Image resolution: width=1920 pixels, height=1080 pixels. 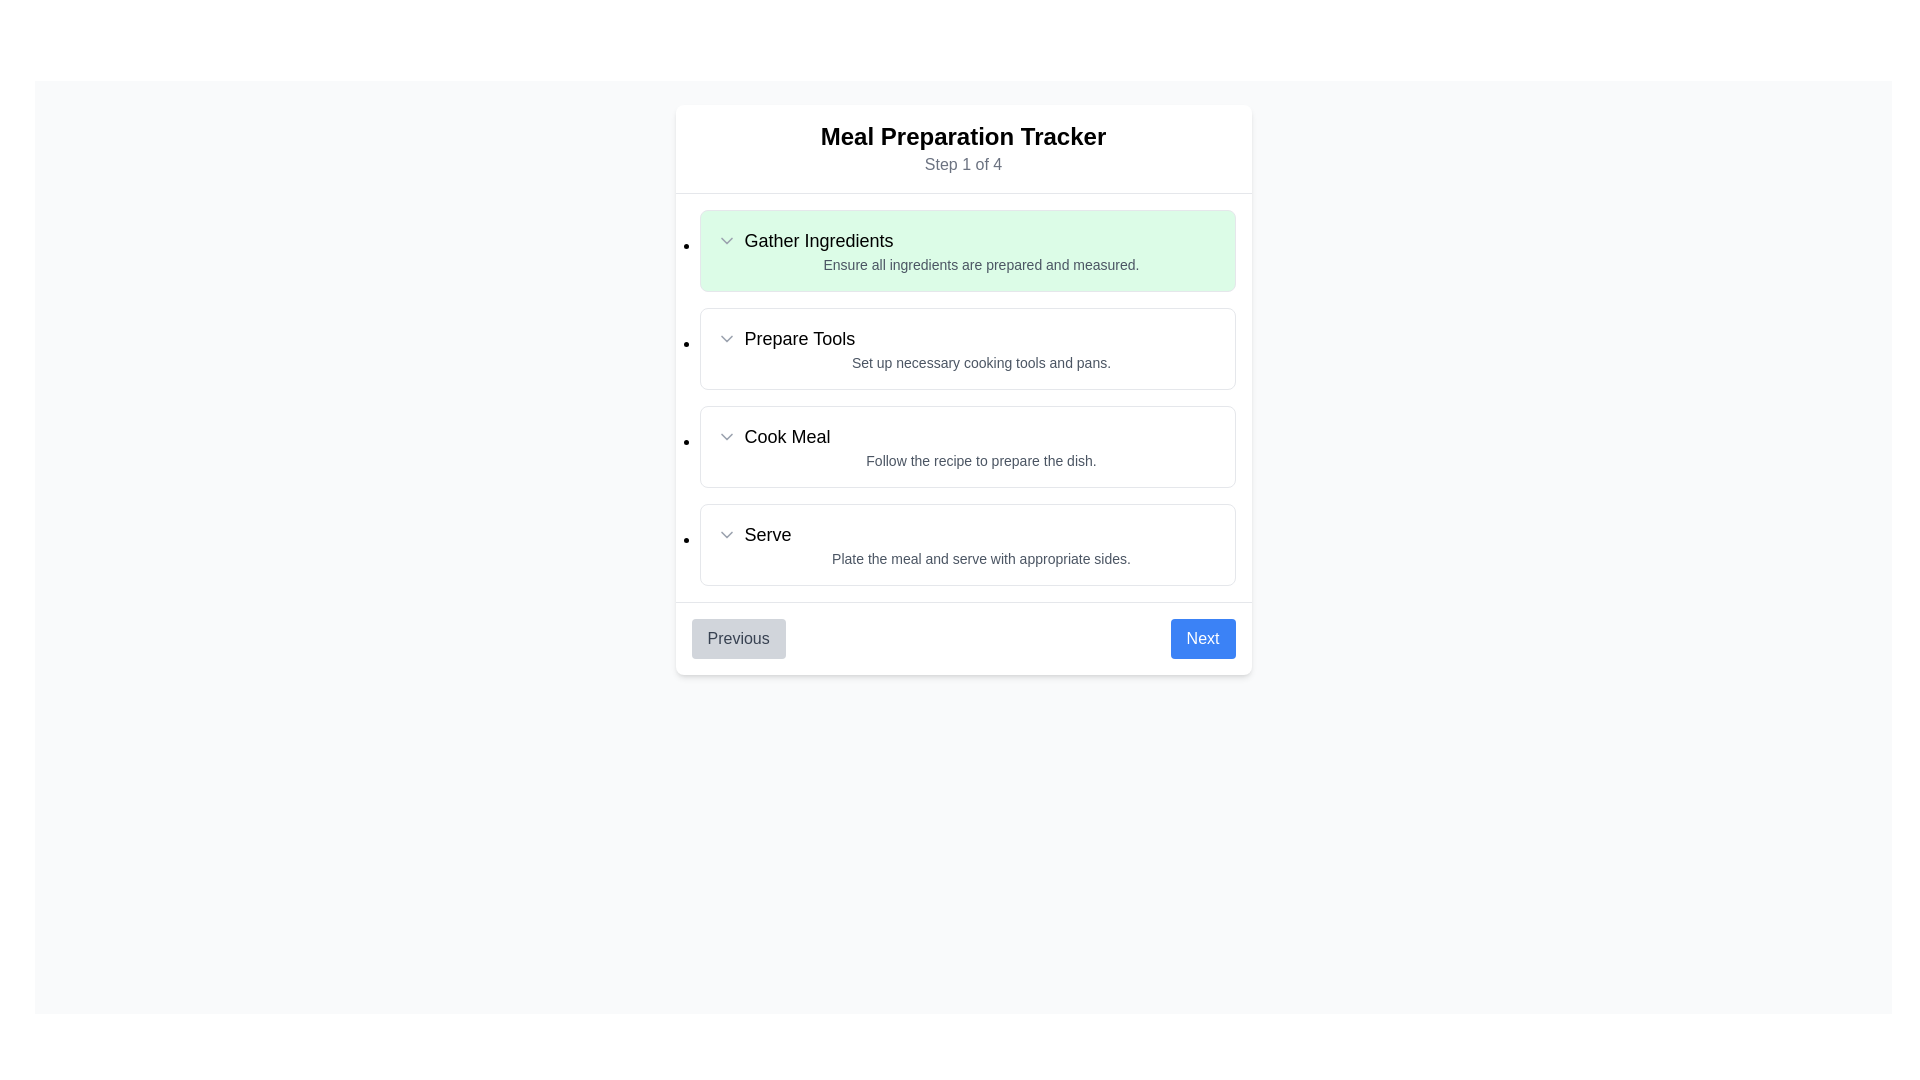 I want to click on the supplementary instructional text below the 'Prepare Tools' heading in the step-by-step tracker interface, so click(x=981, y=362).